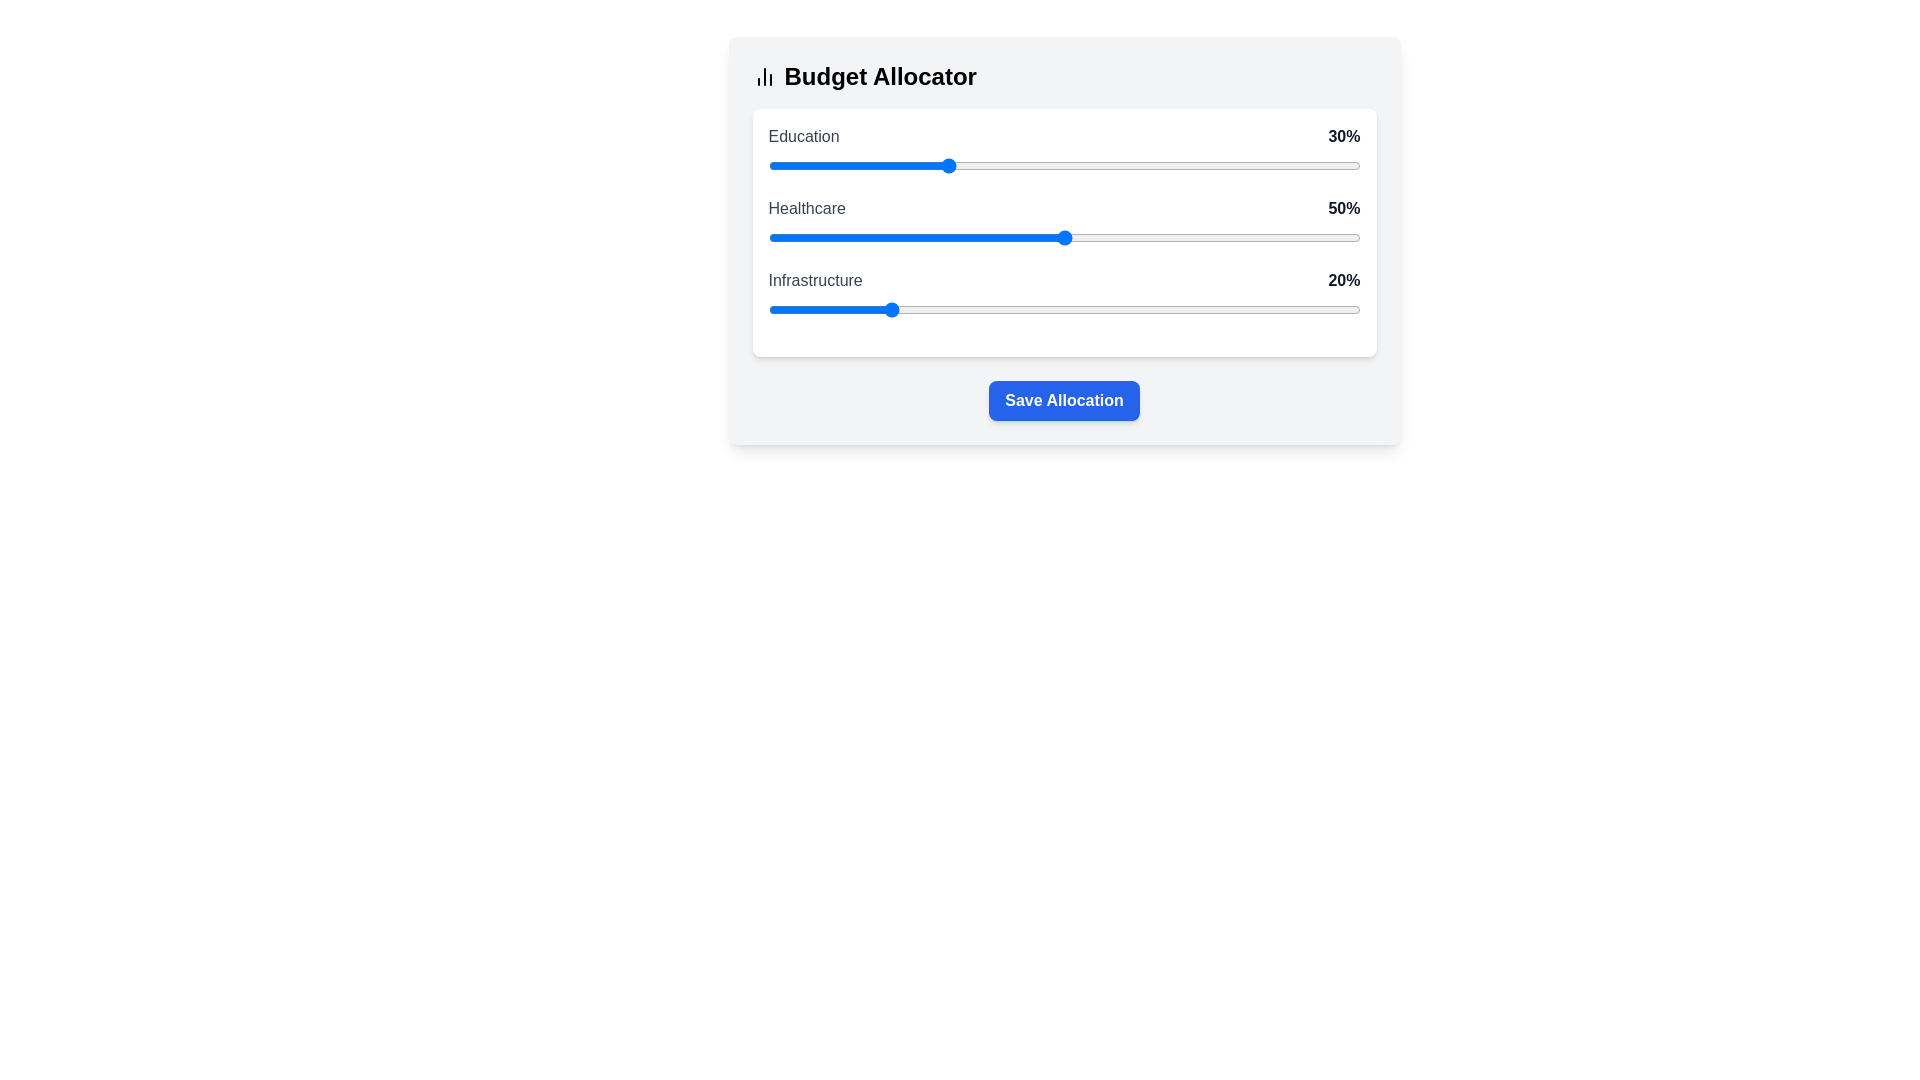 The image size is (1920, 1080). Describe the element at coordinates (1344, 136) in the screenshot. I see `the '30%' label, which is displayed in bold dark gray font and is located to the right of the 'Education' slider in the topmost row of sliders` at that location.